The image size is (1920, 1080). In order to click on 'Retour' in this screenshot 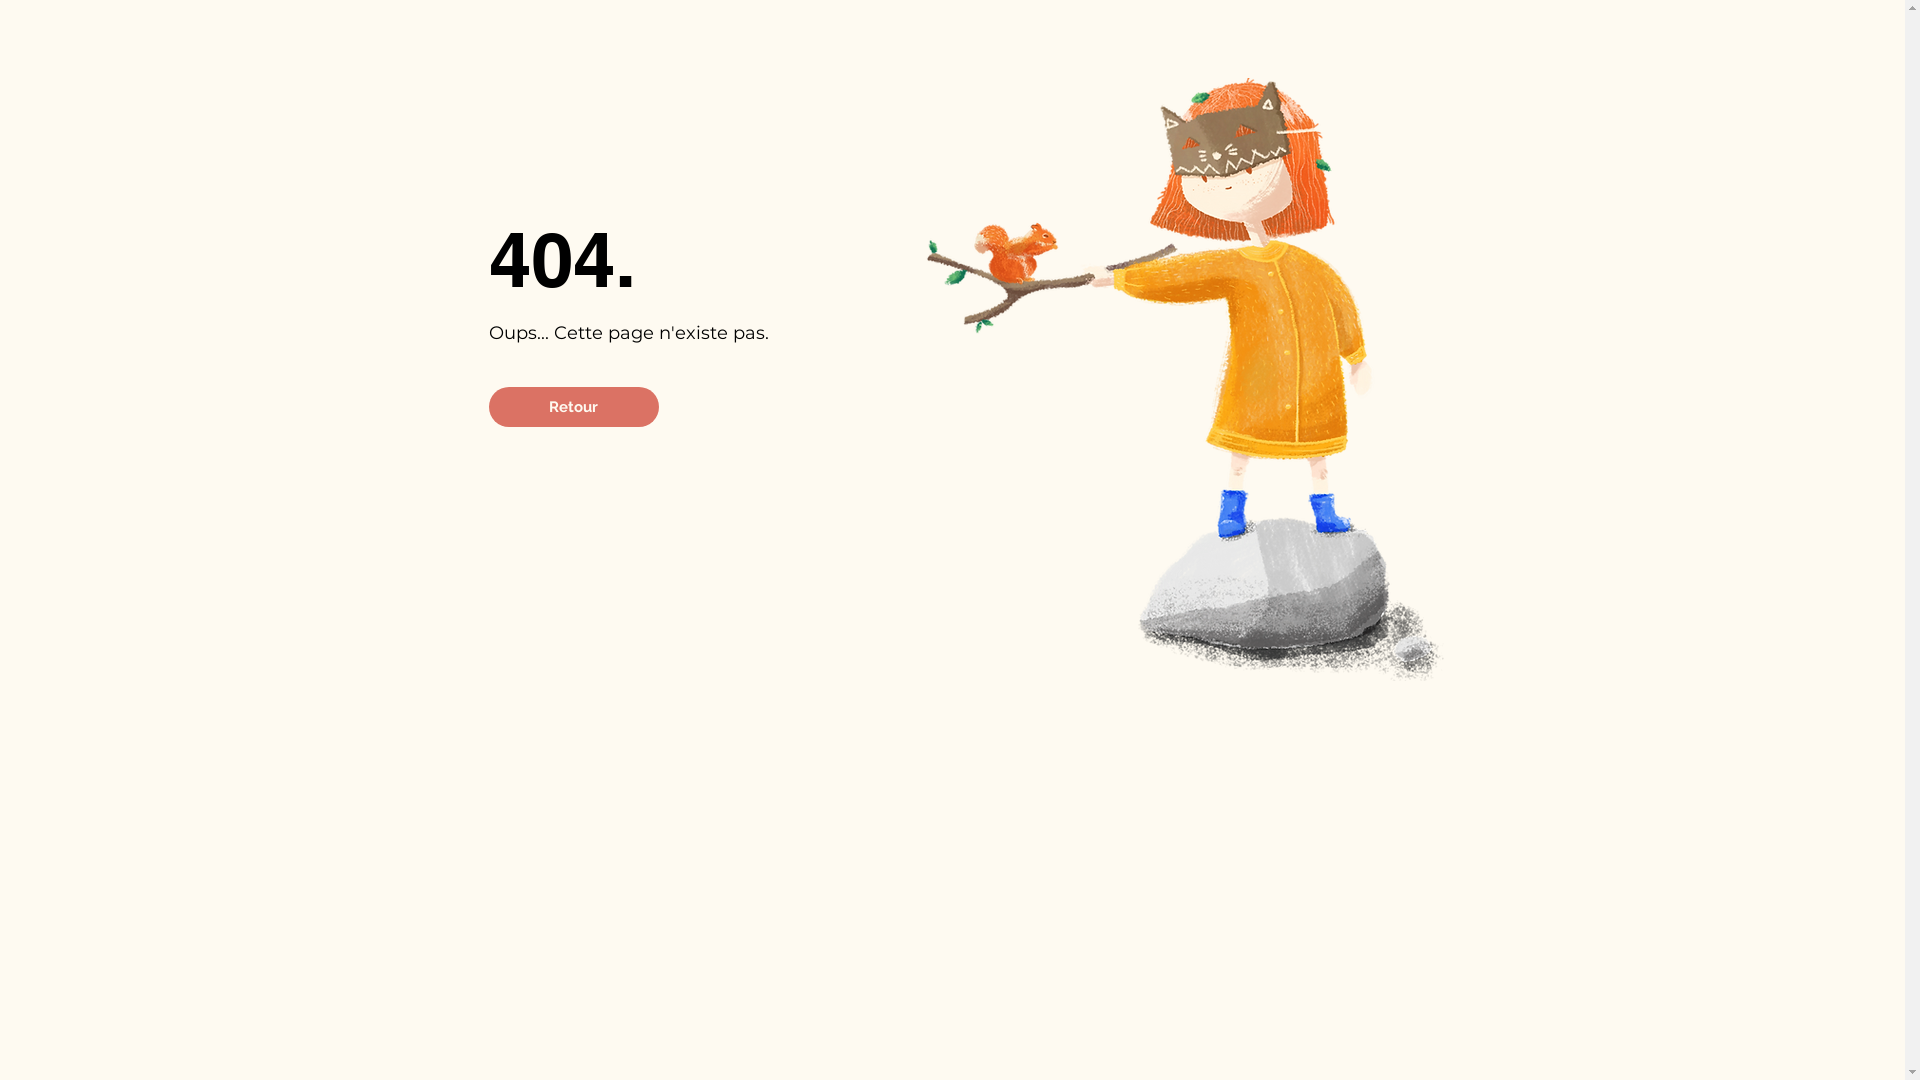, I will do `click(488, 406)`.